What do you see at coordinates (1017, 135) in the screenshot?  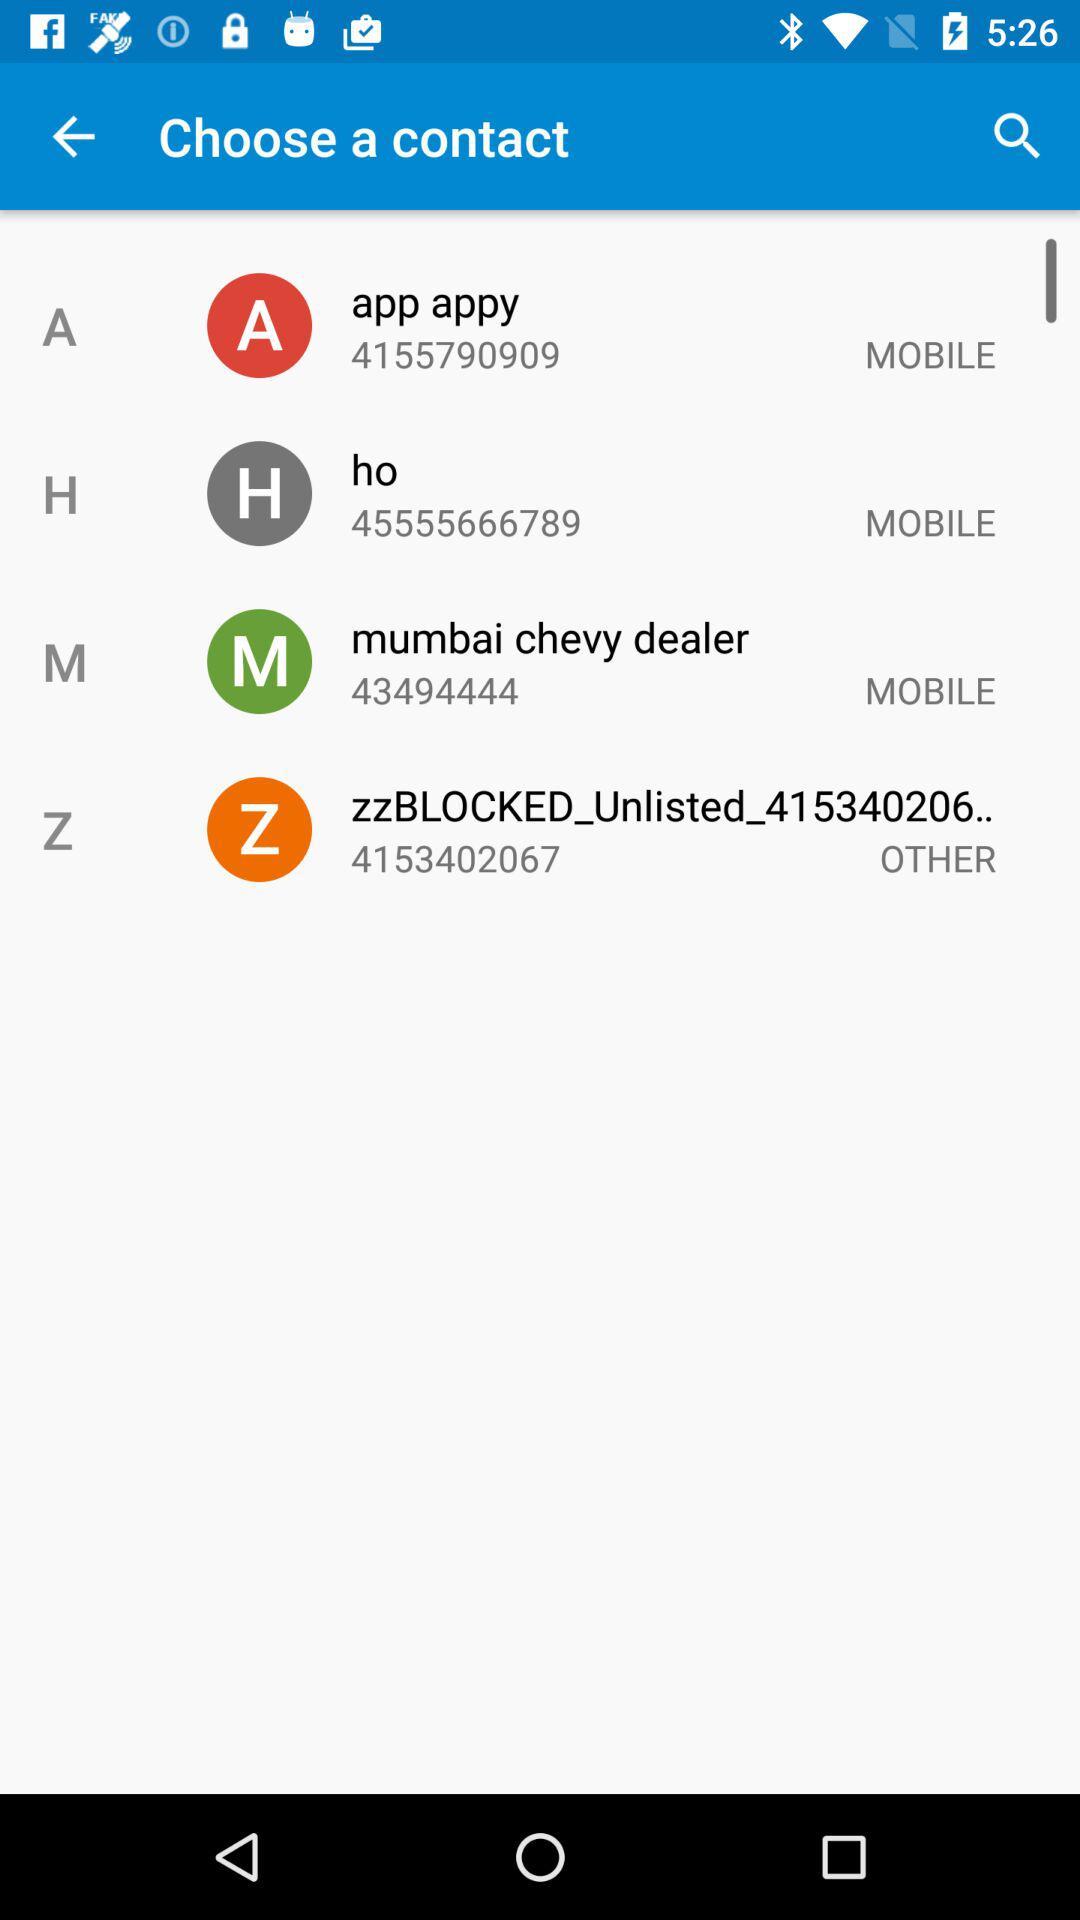 I see `the icon above app appy app` at bounding box center [1017, 135].